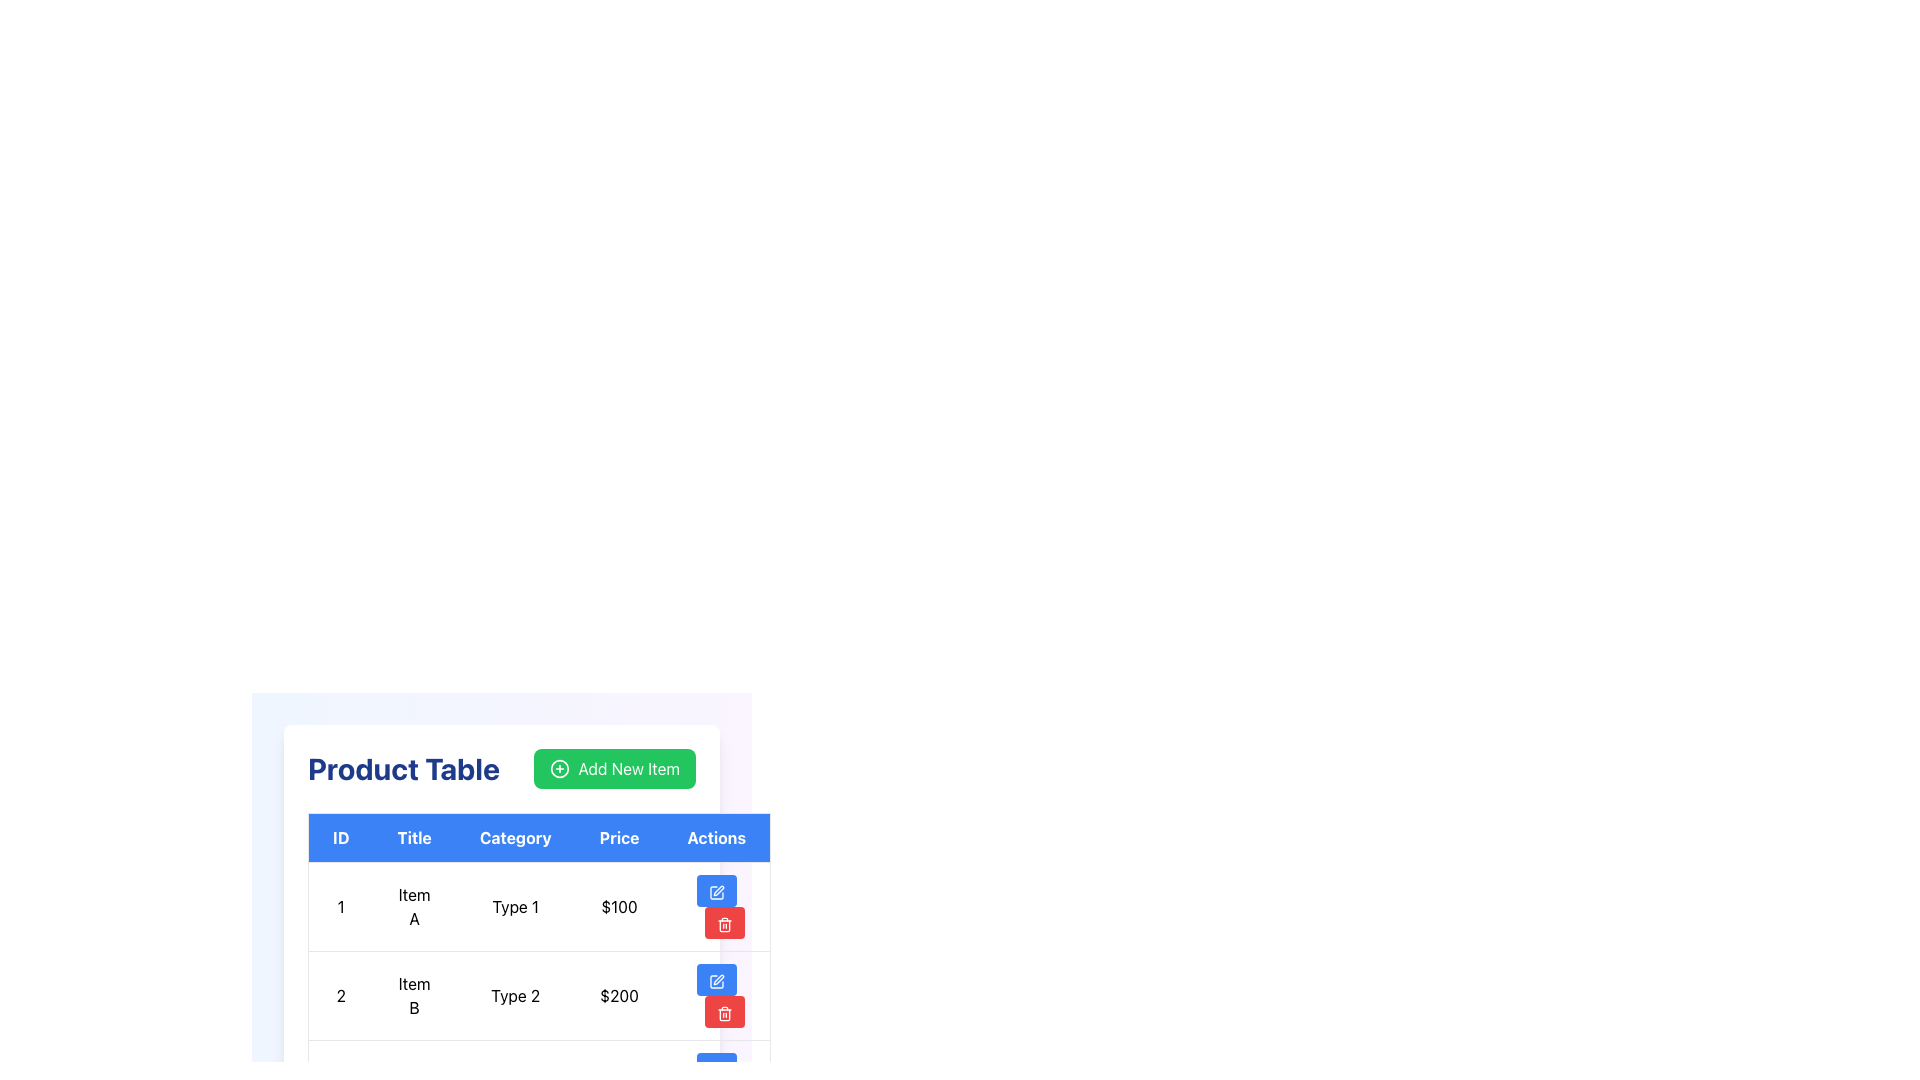 The width and height of the screenshot is (1920, 1080). I want to click on the pen icon in the first row of the 'Actions' column in the table, so click(718, 889).